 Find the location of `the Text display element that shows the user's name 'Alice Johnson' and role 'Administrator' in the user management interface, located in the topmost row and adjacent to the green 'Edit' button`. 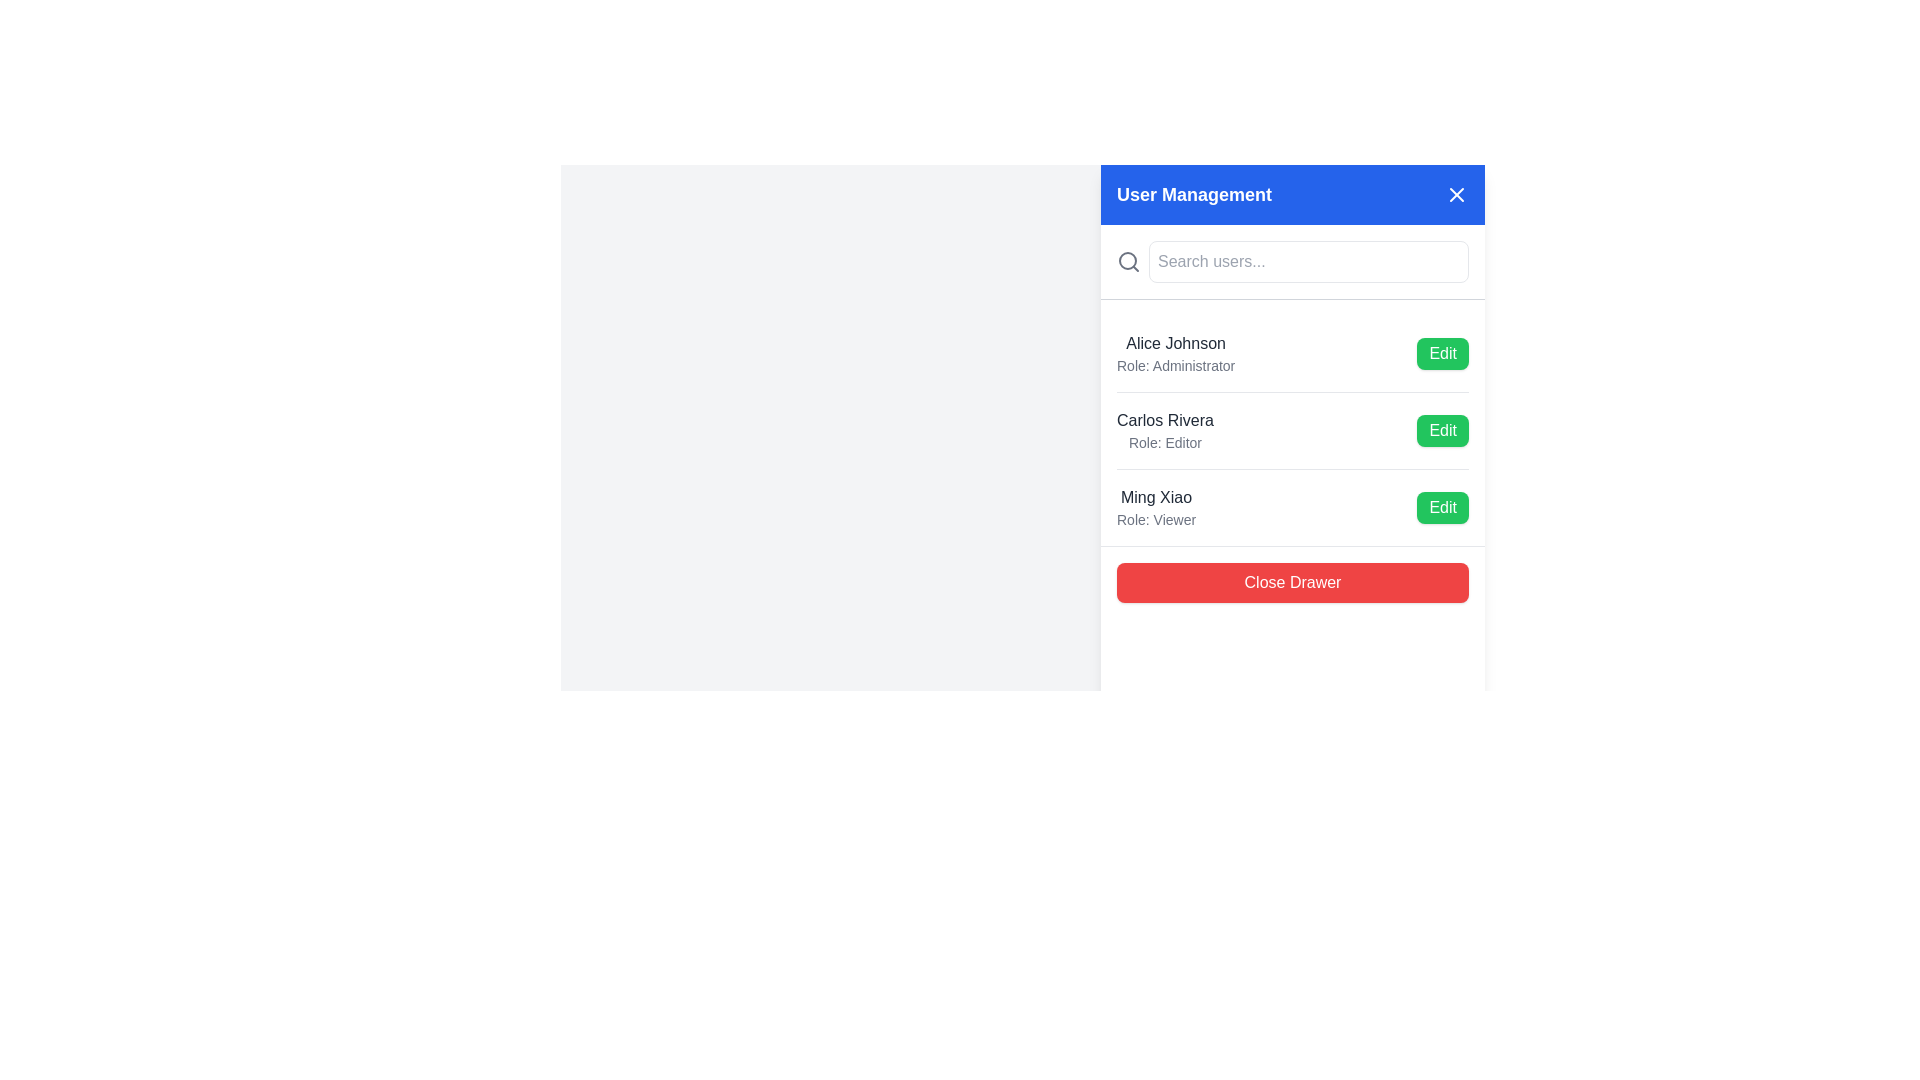

the Text display element that shows the user's name 'Alice Johnson' and role 'Administrator' in the user management interface, located in the topmost row and adjacent to the green 'Edit' button is located at coordinates (1176, 353).